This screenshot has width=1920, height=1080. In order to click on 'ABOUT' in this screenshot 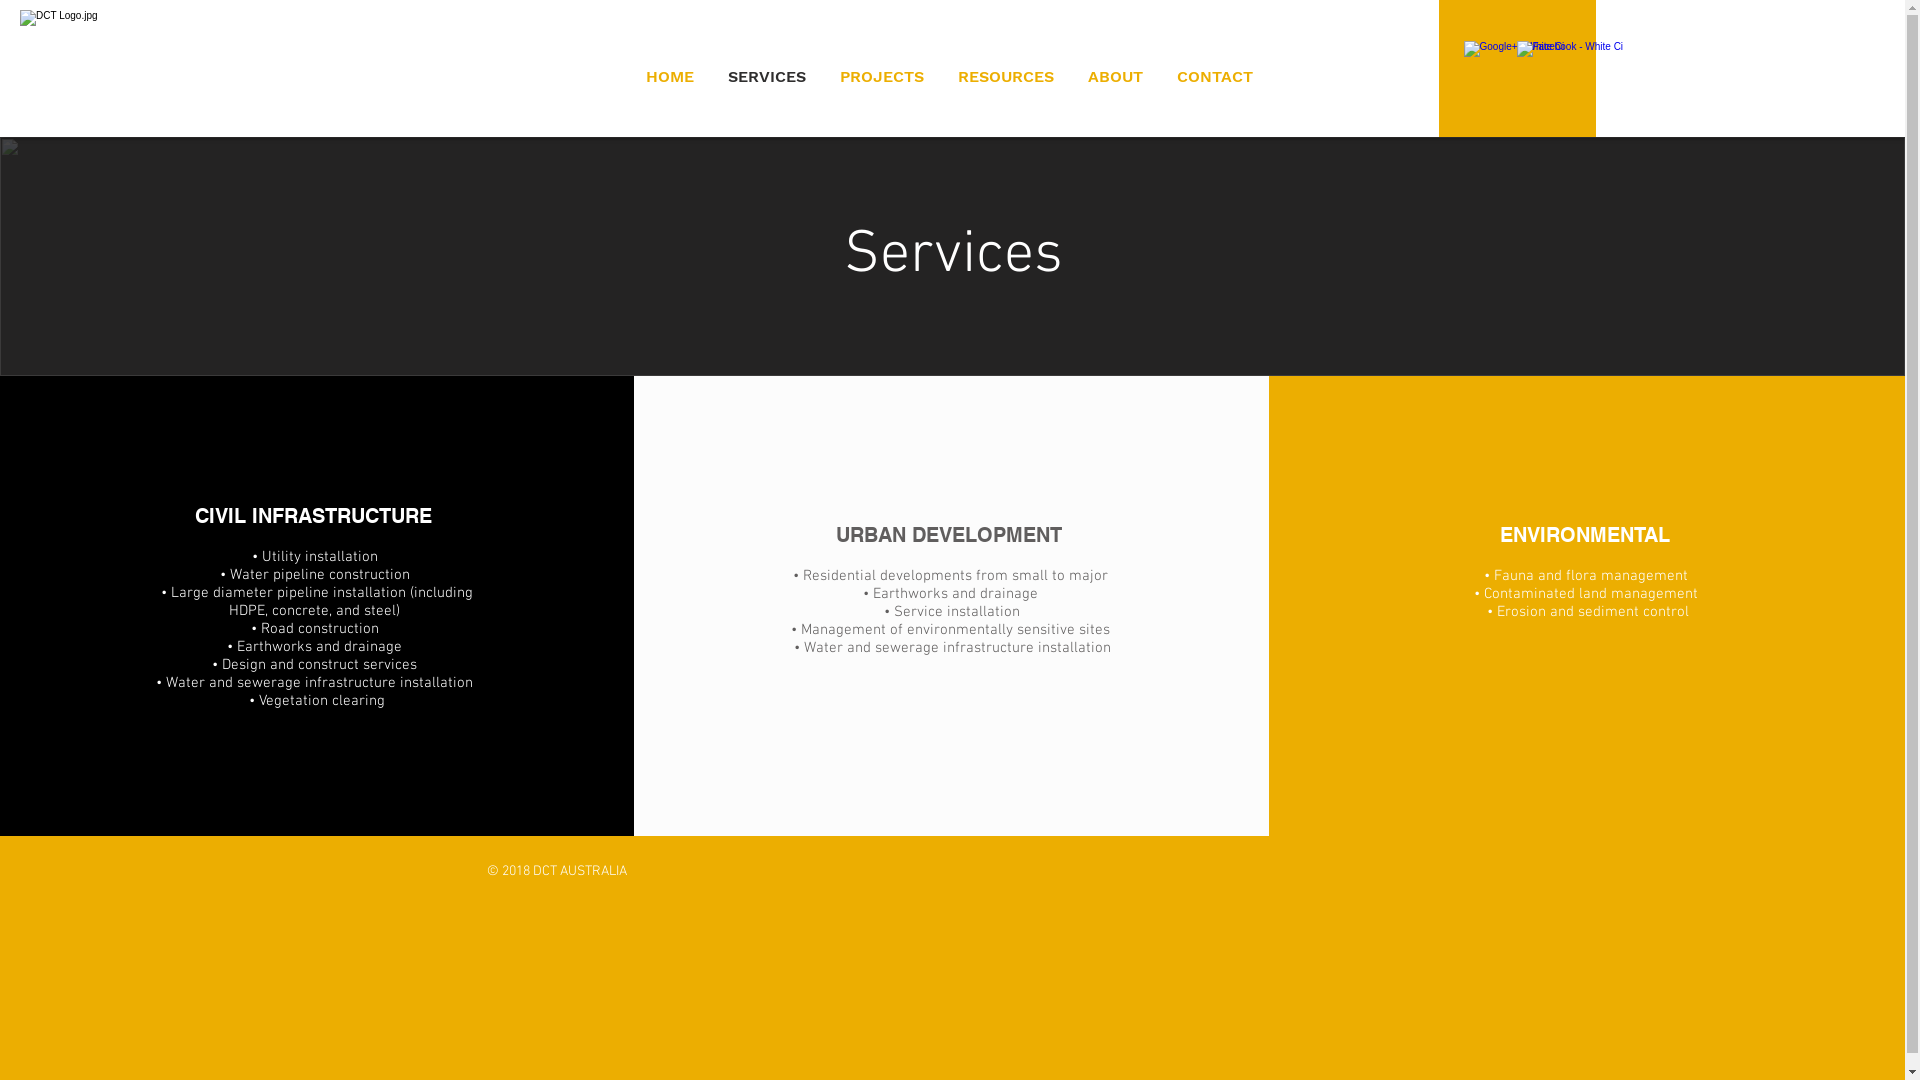, I will do `click(1114, 75)`.